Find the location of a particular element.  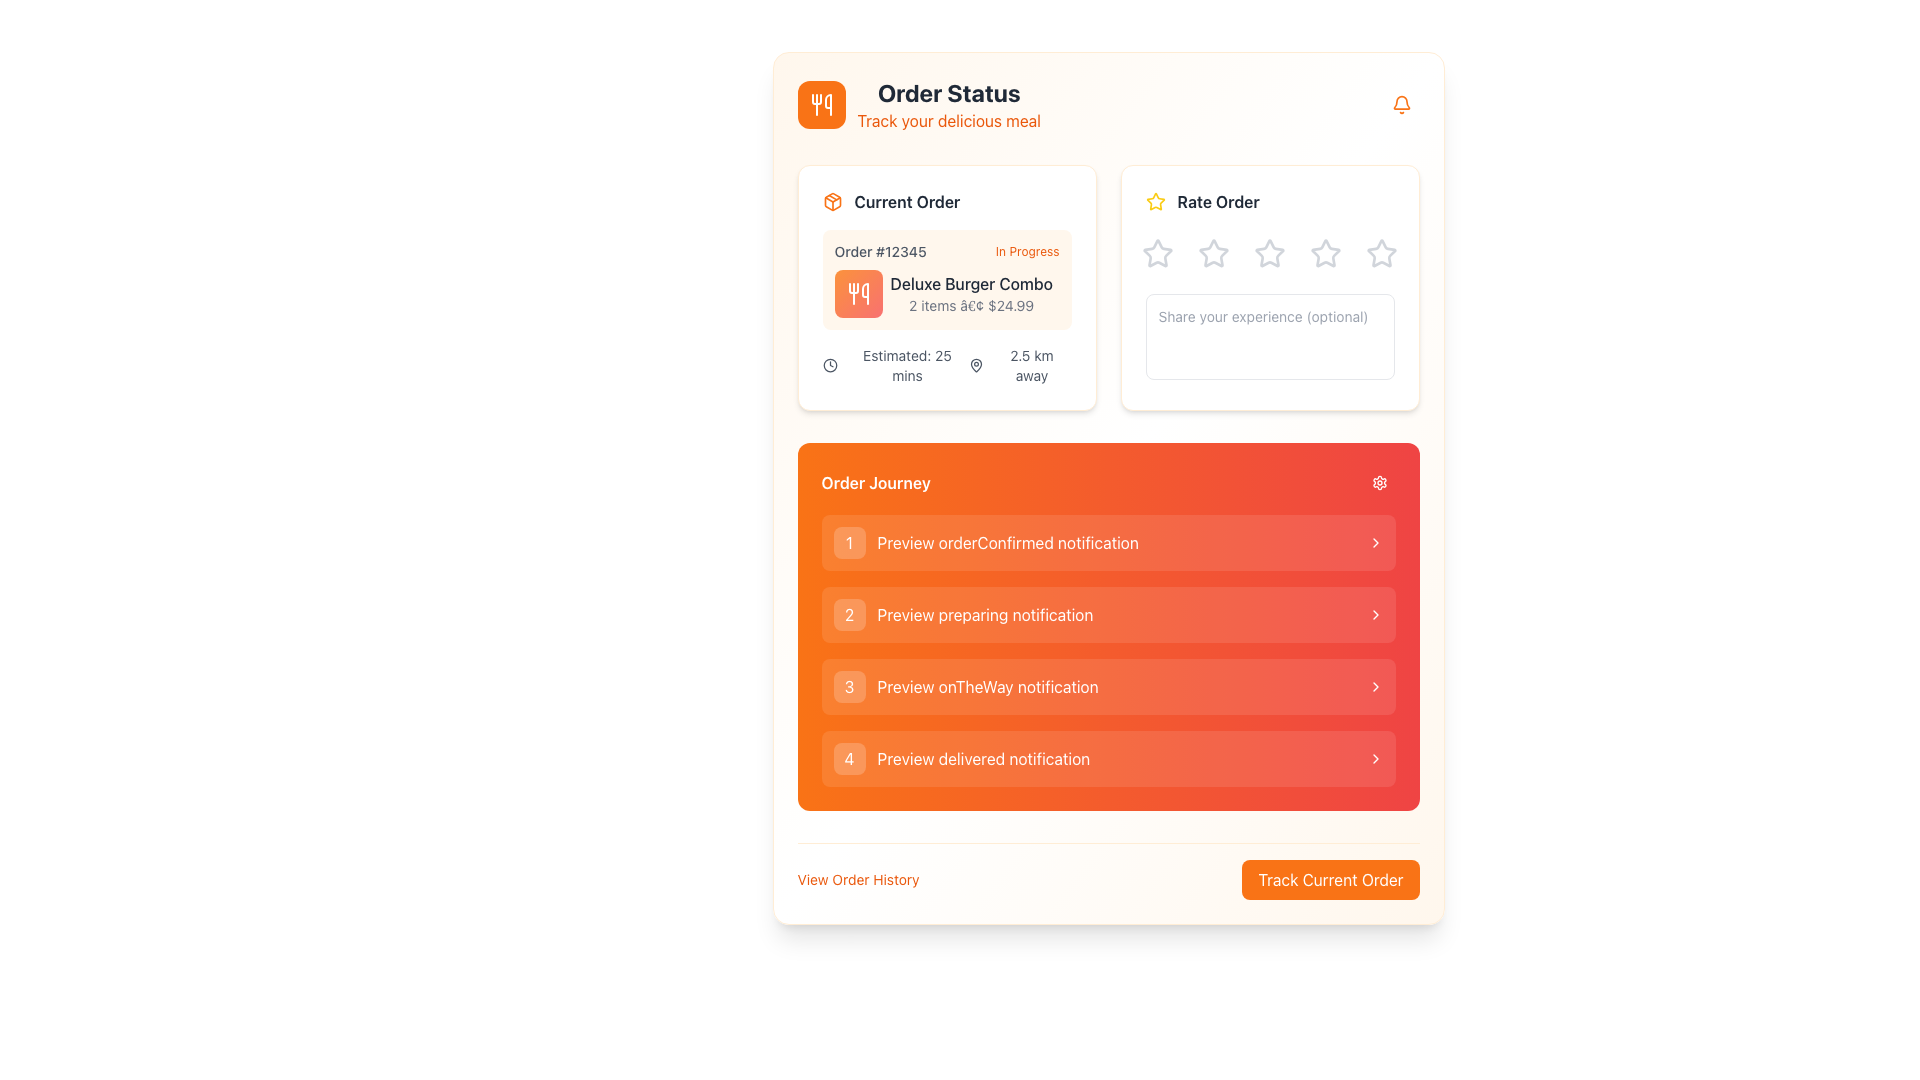

the 'Order Status' text label that provides context for the section, located at the top left corner of the application interface, next to an orange utensils icon is located at coordinates (948, 104).